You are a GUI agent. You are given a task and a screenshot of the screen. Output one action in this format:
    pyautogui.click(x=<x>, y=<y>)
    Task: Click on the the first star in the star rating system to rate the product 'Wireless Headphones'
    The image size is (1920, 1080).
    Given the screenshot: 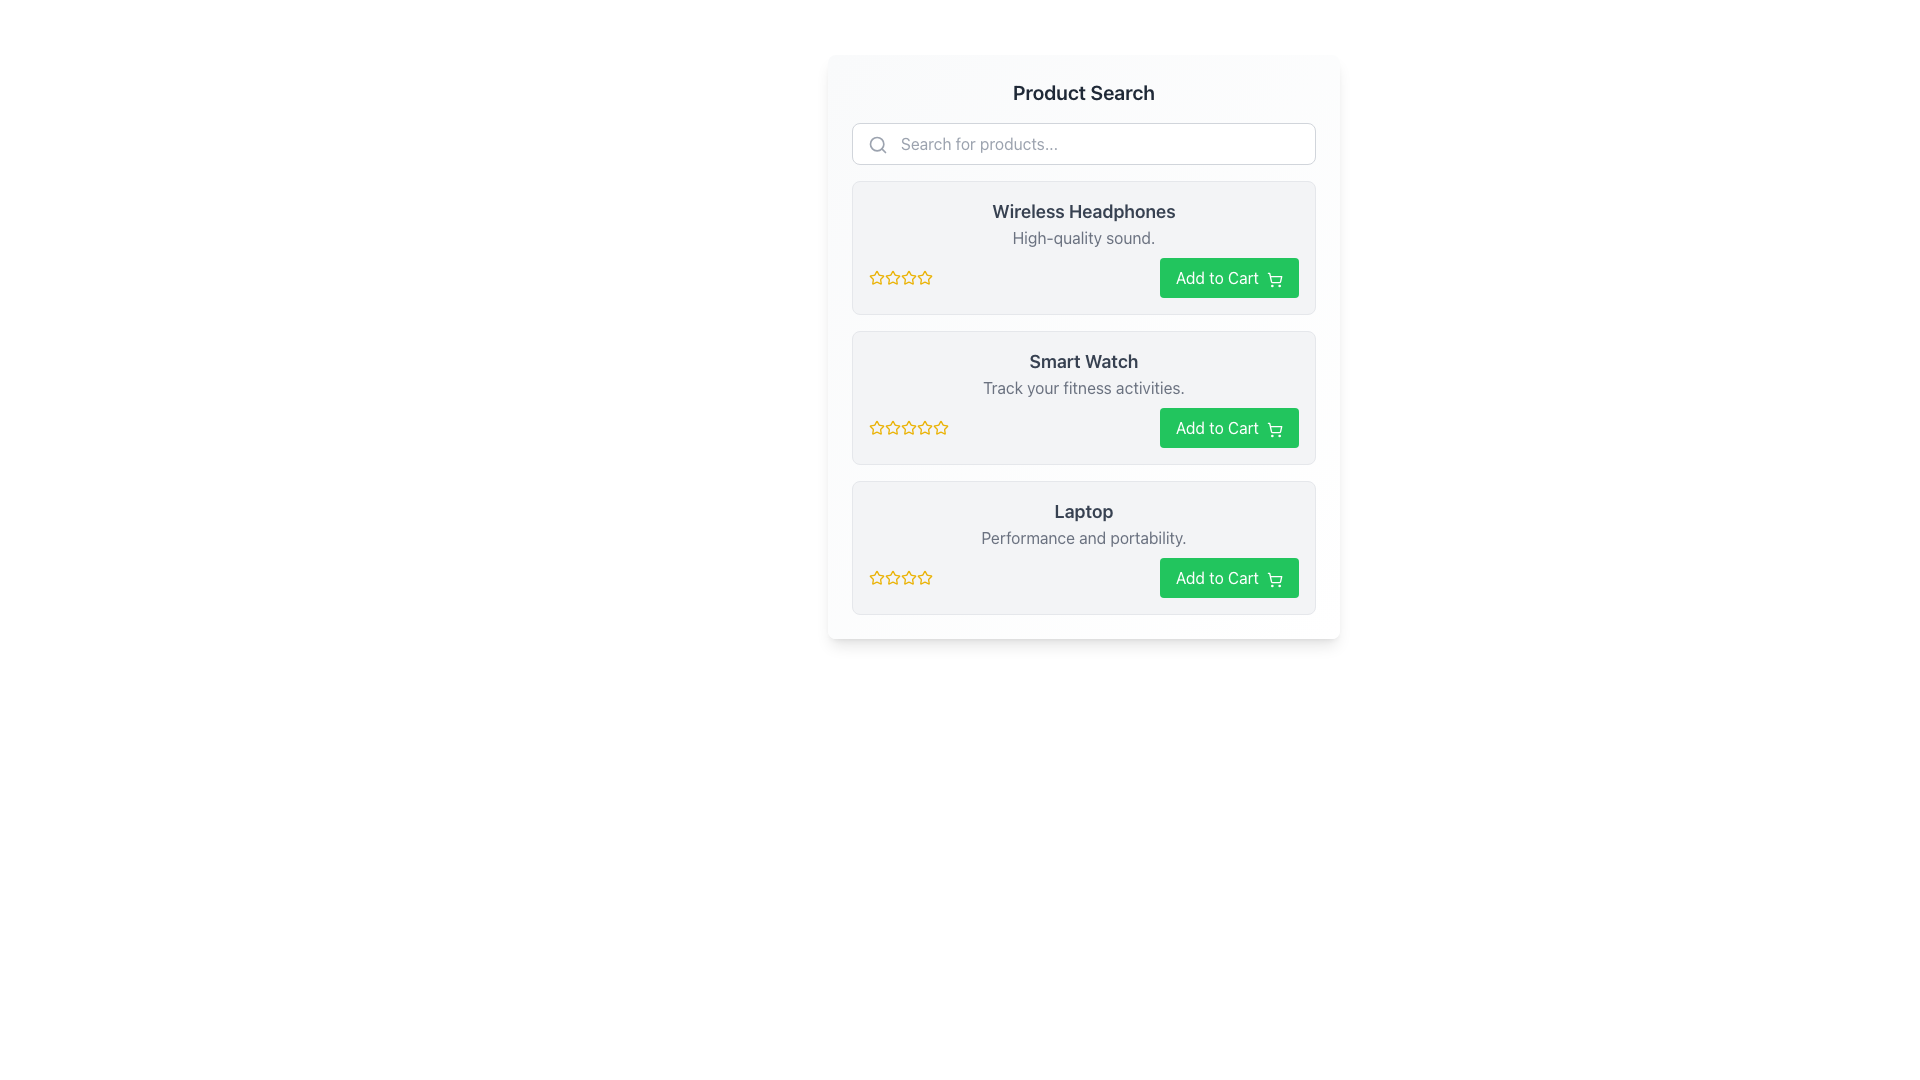 What is the action you would take?
    pyautogui.click(x=875, y=277)
    